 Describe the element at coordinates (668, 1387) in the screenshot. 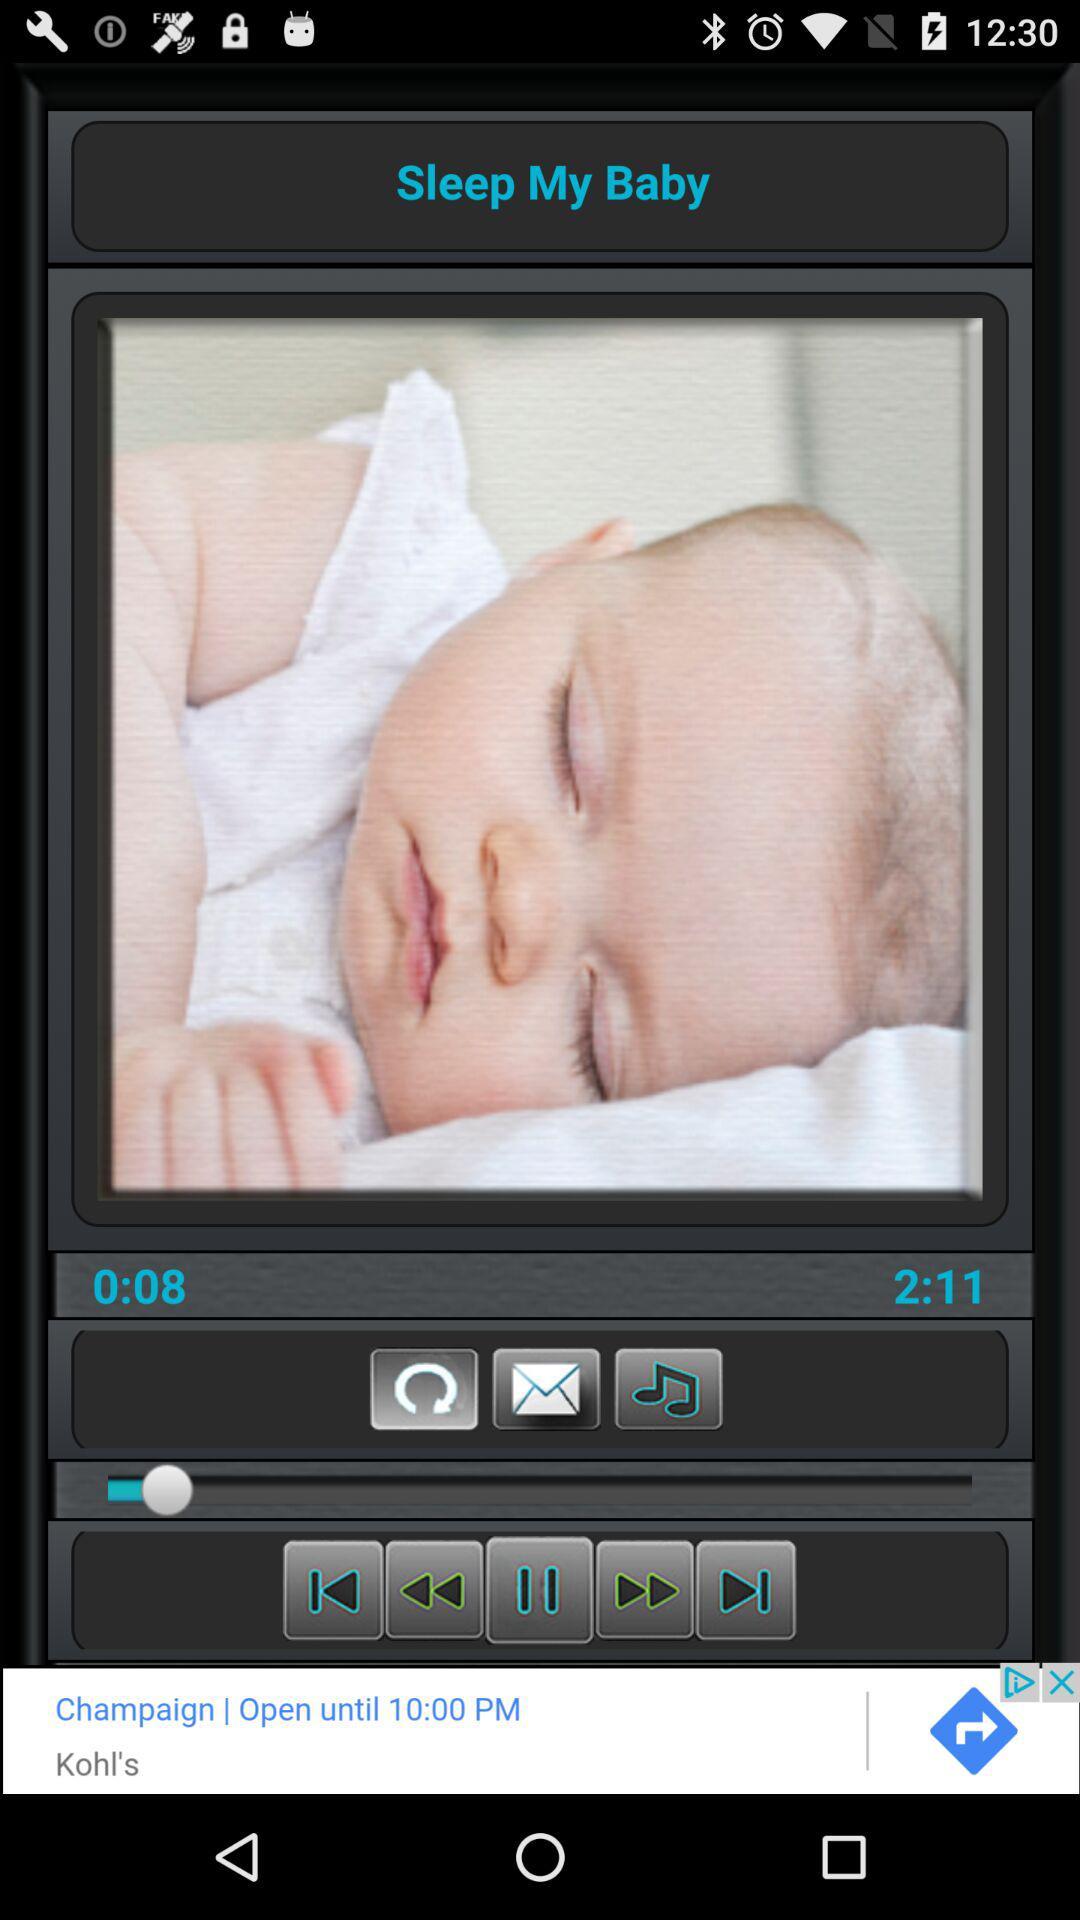

I see `choose another lullaby` at that location.